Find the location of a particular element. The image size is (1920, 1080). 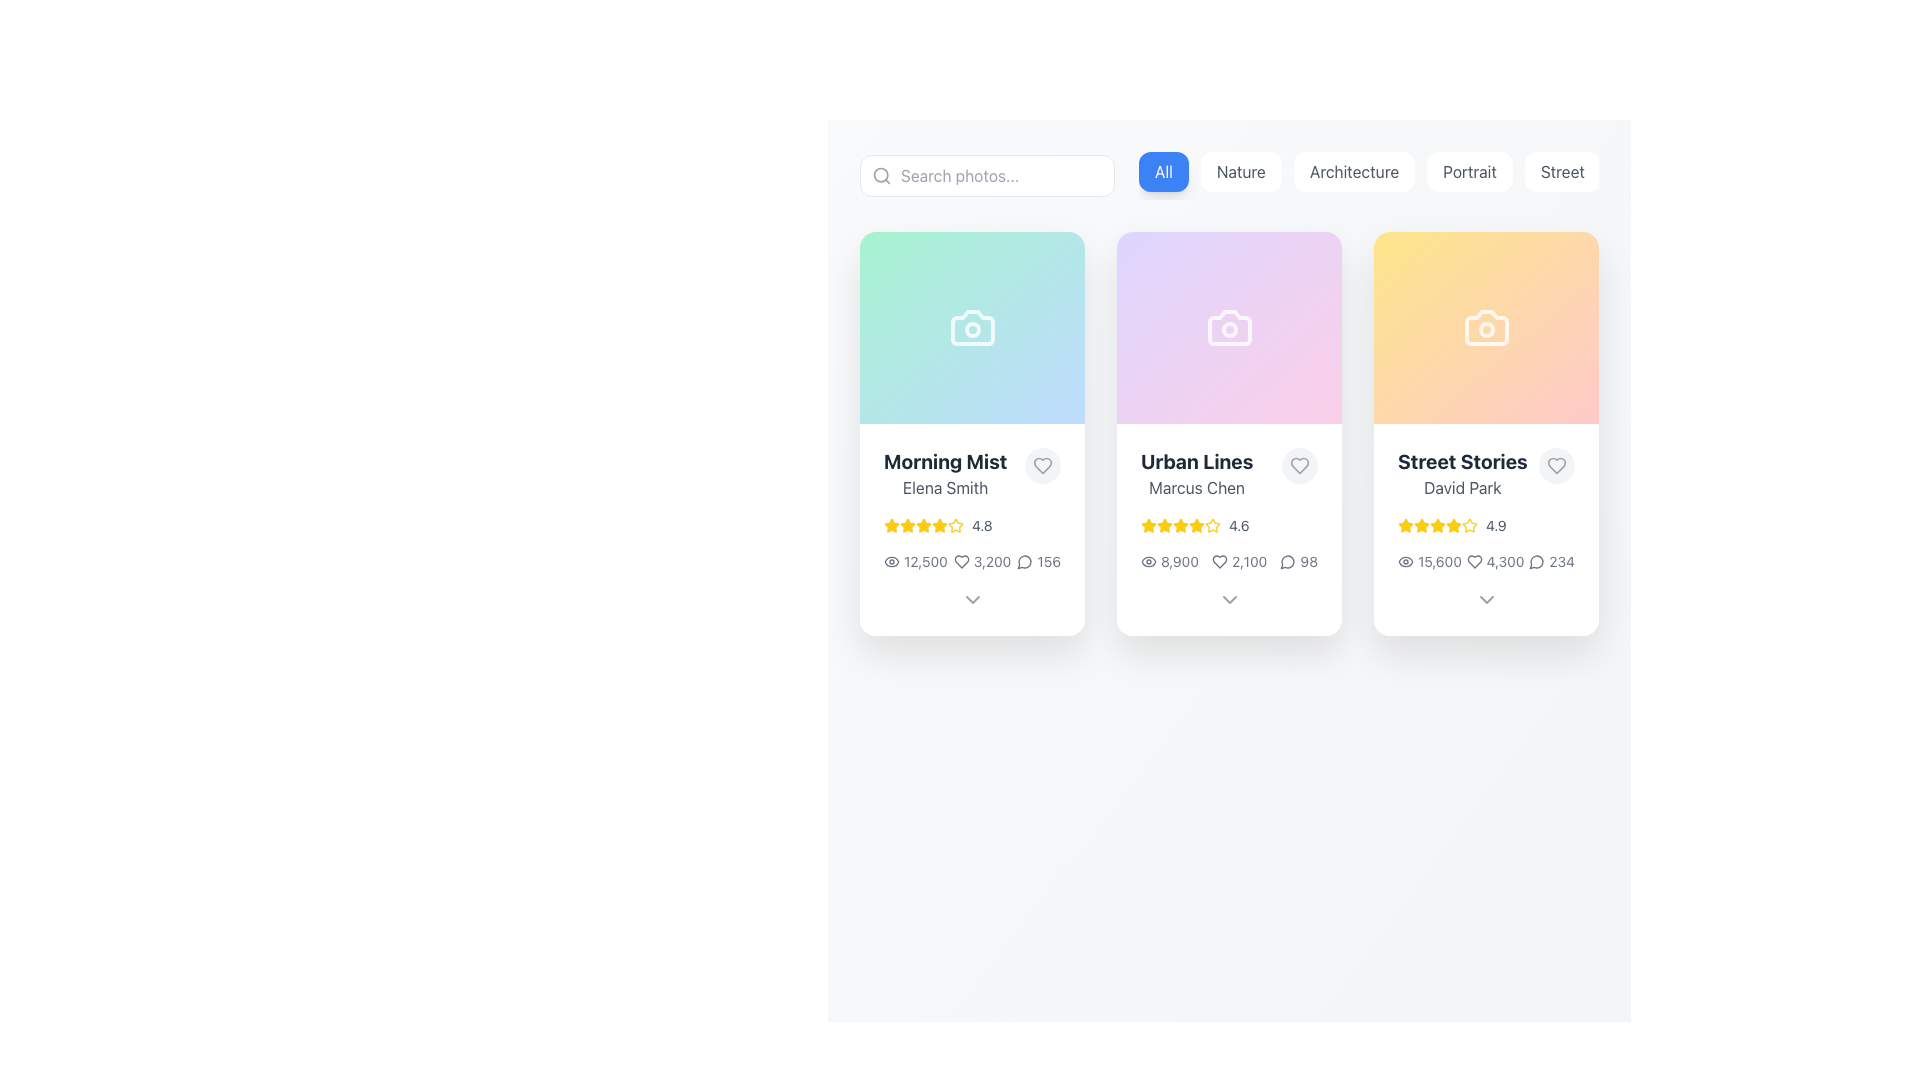

text information displayed in the title and subtitle of the Text label, which shows 'Urban Lines' and 'Marcus Chen' respectively, located in the middle card of a three-card layout is located at coordinates (1197, 474).